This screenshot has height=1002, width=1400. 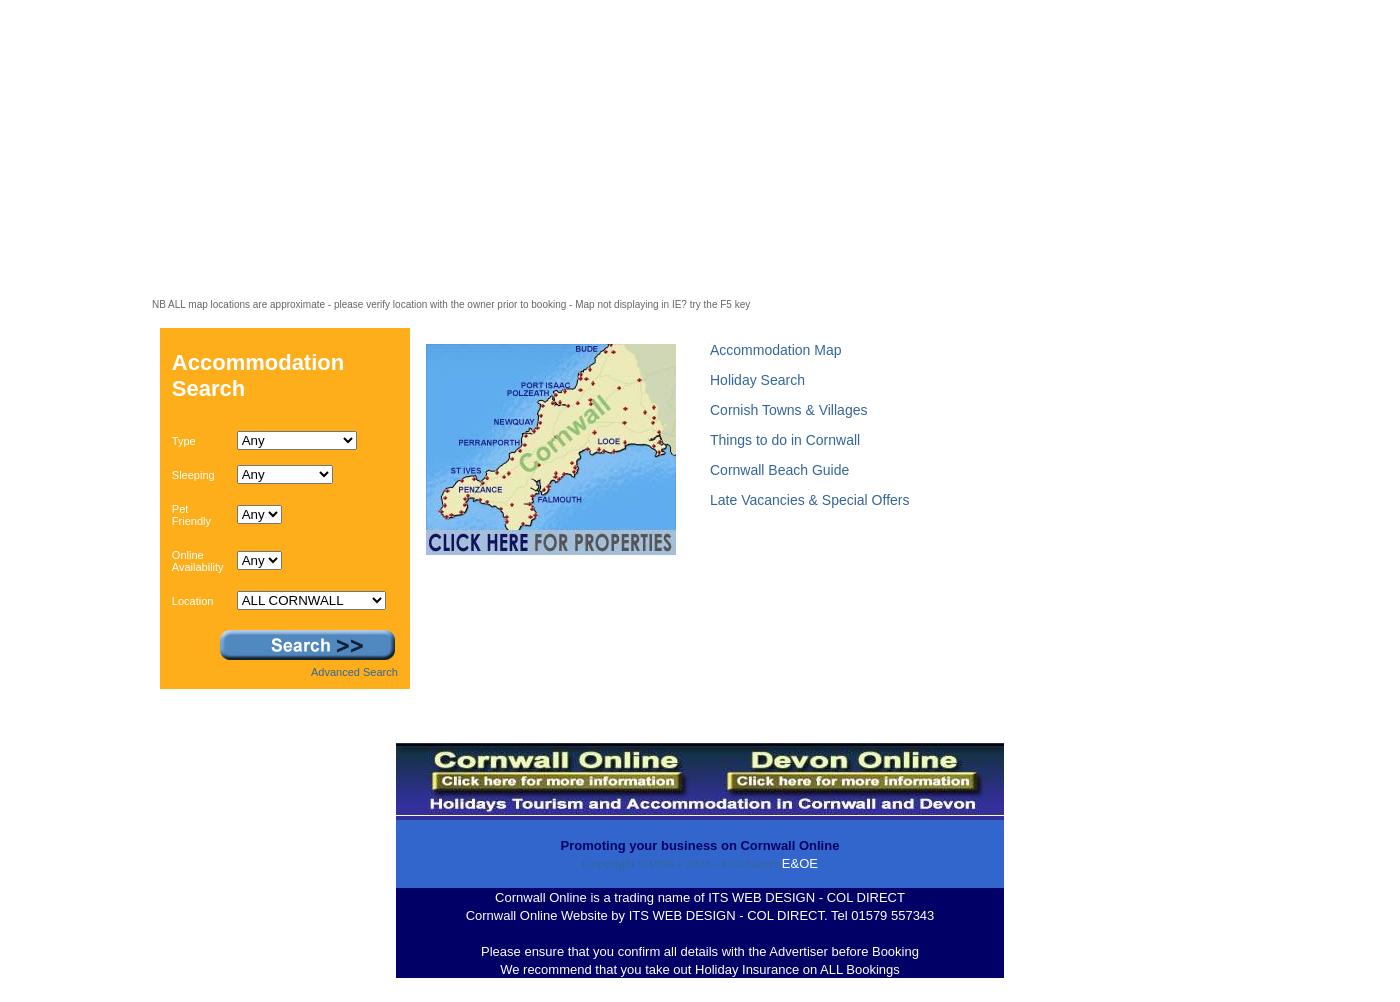 What do you see at coordinates (797, 862) in the screenshot?
I see `'E&OE'` at bounding box center [797, 862].